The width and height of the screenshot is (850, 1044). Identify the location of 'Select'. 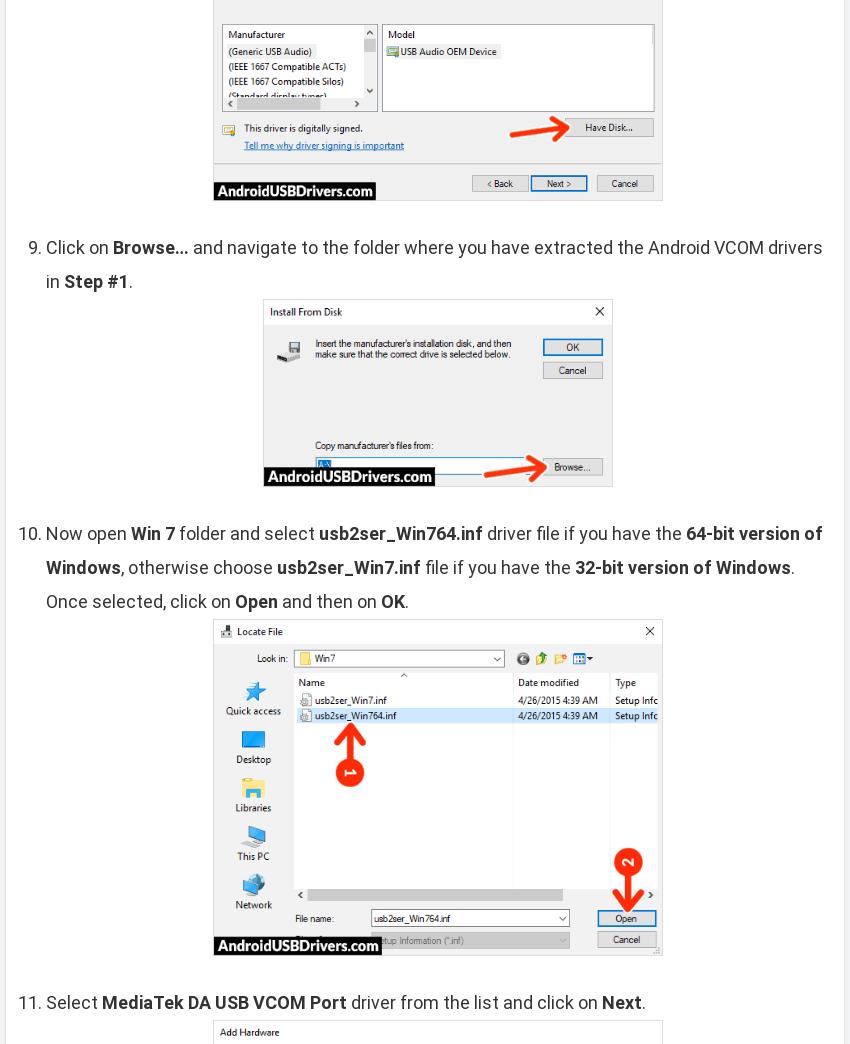
(74, 1002).